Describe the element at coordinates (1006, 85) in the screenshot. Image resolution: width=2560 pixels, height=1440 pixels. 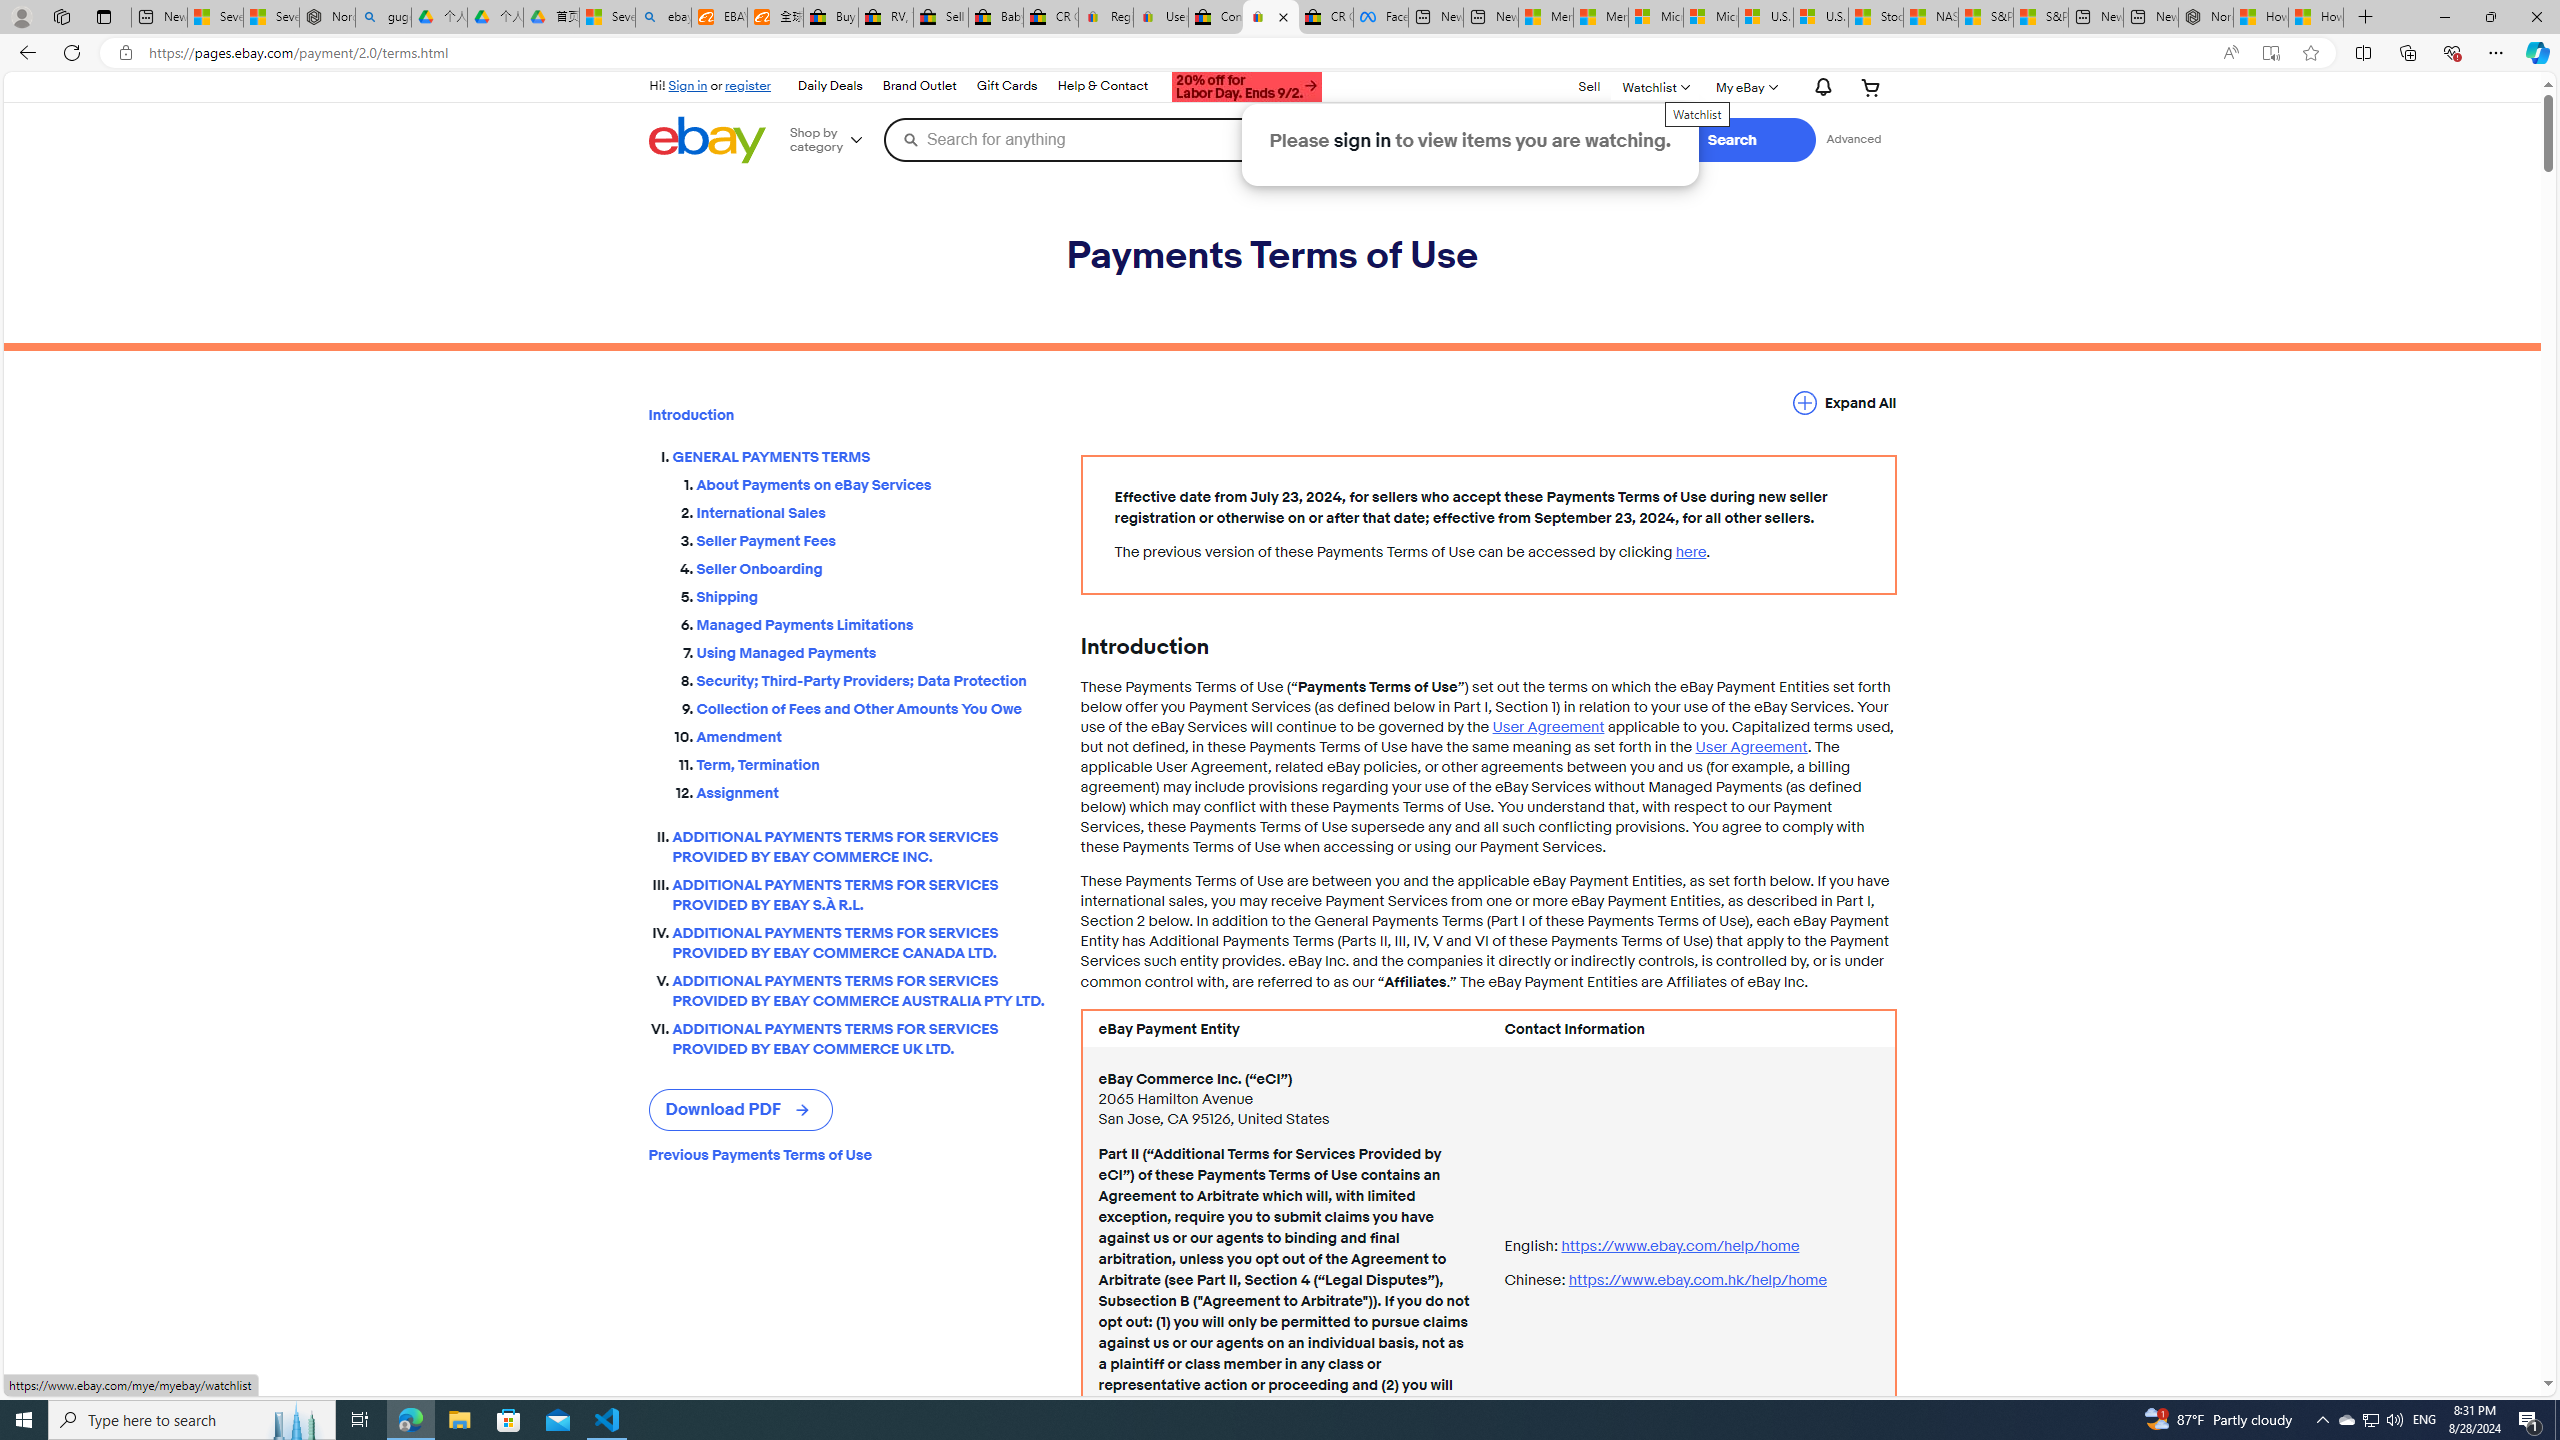
I see `'Gift Cards'` at that location.